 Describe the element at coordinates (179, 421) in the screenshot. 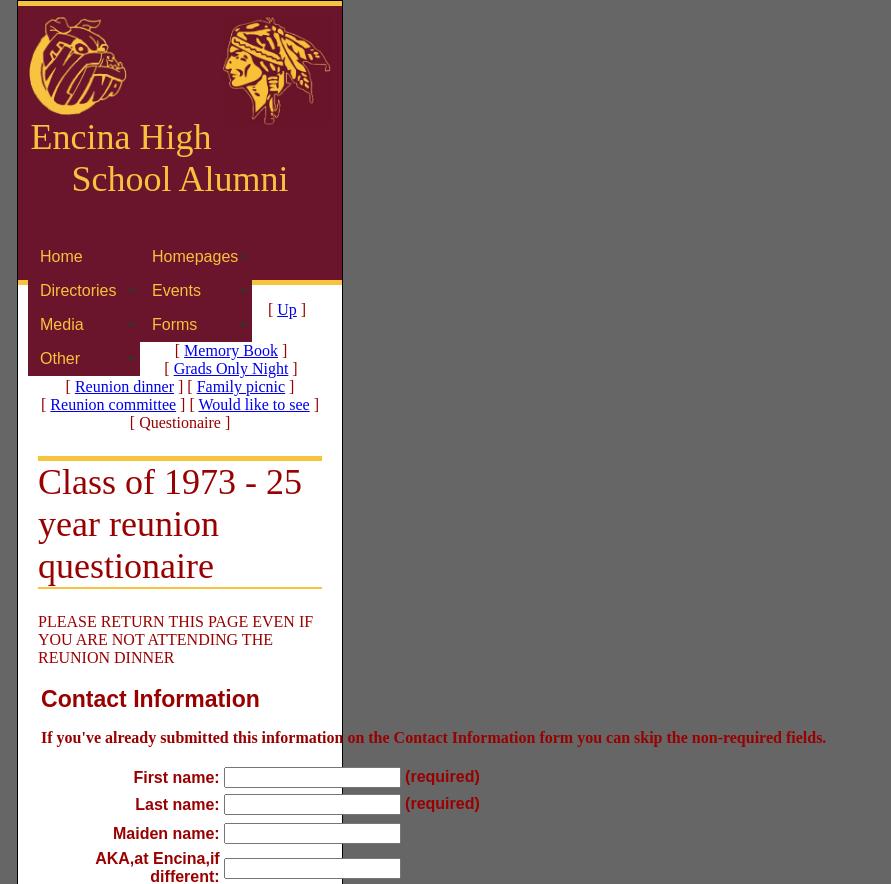

I see `'[ Questionaire ]'` at that location.